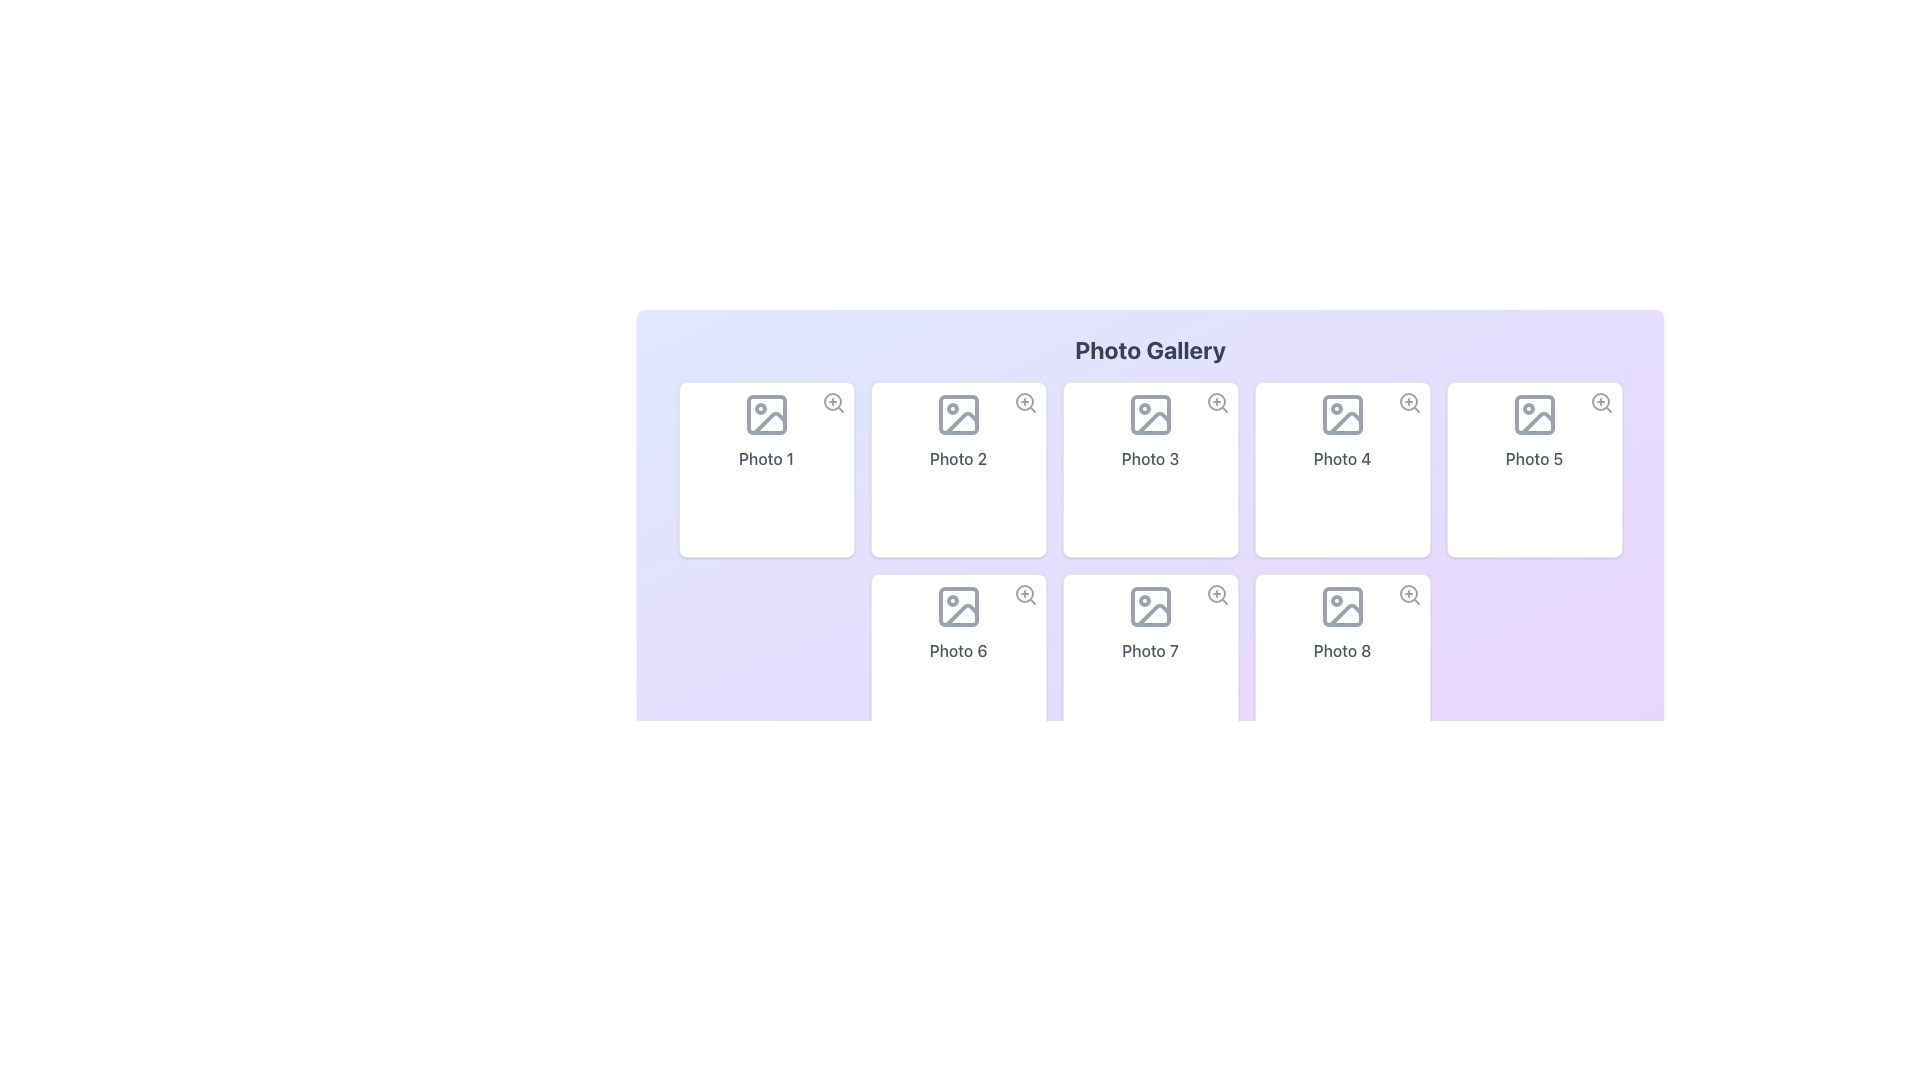 This screenshot has height=1080, width=1920. Describe the element at coordinates (957, 662) in the screenshot. I see `the sixth interactive photo card in the 'Photo Gallery' section` at that location.